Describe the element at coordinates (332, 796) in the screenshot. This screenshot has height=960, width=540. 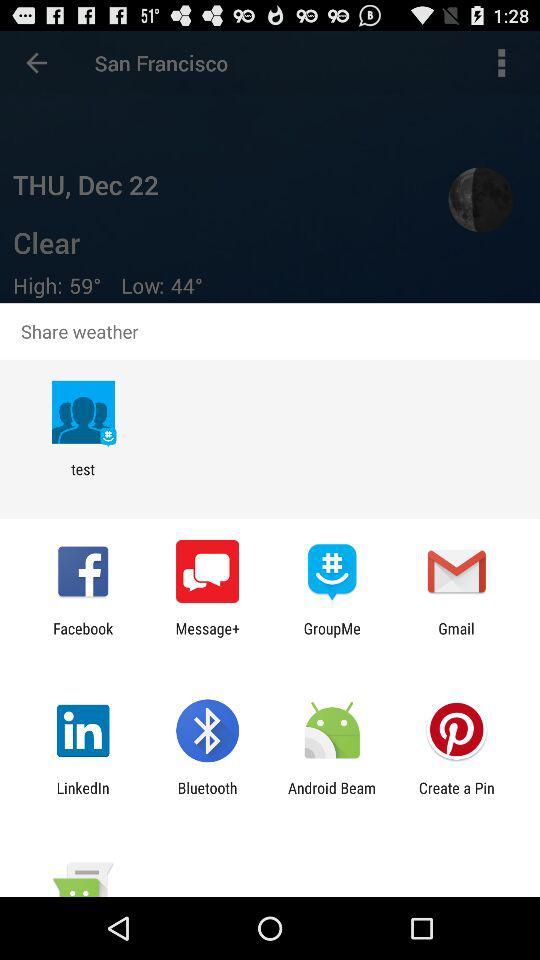
I see `the item to the right of the bluetooth icon` at that location.